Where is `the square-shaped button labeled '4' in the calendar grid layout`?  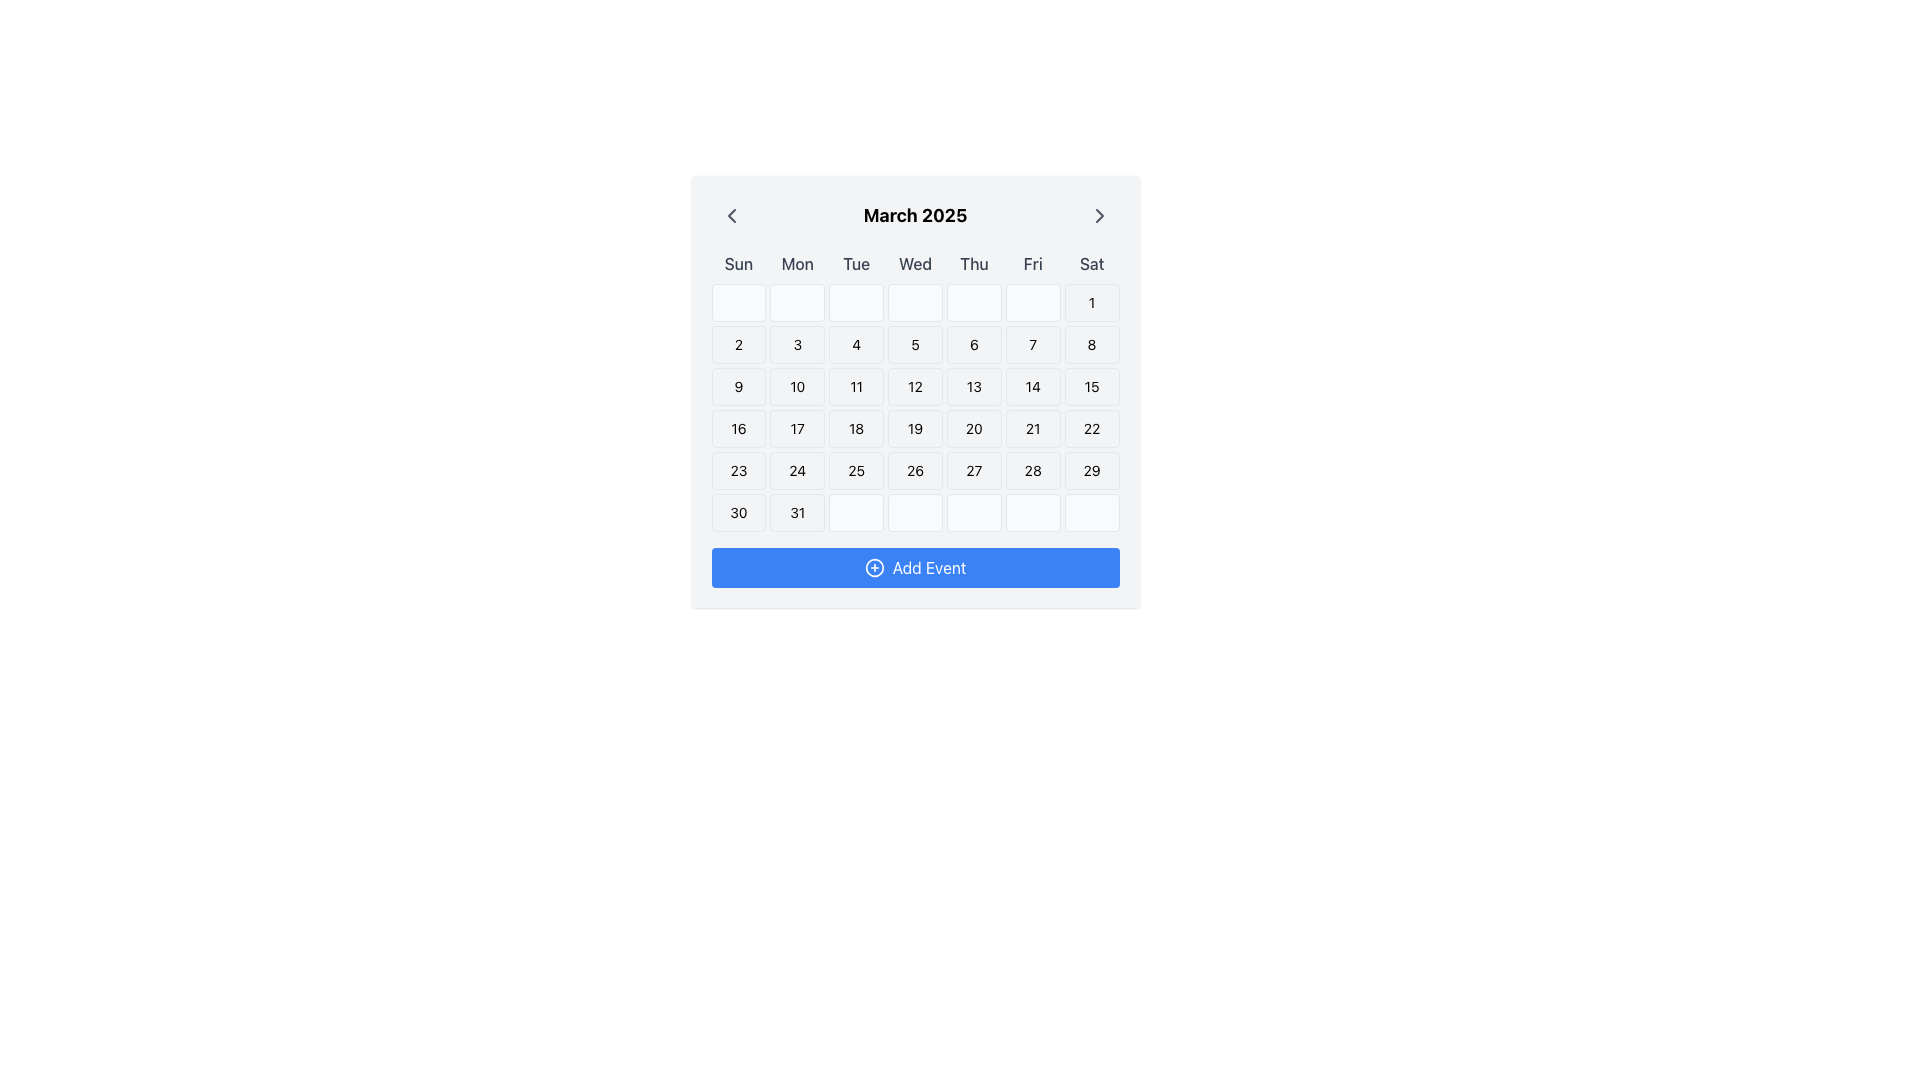 the square-shaped button labeled '4' in the calendar grid layout is located at coordinates (856, 343).